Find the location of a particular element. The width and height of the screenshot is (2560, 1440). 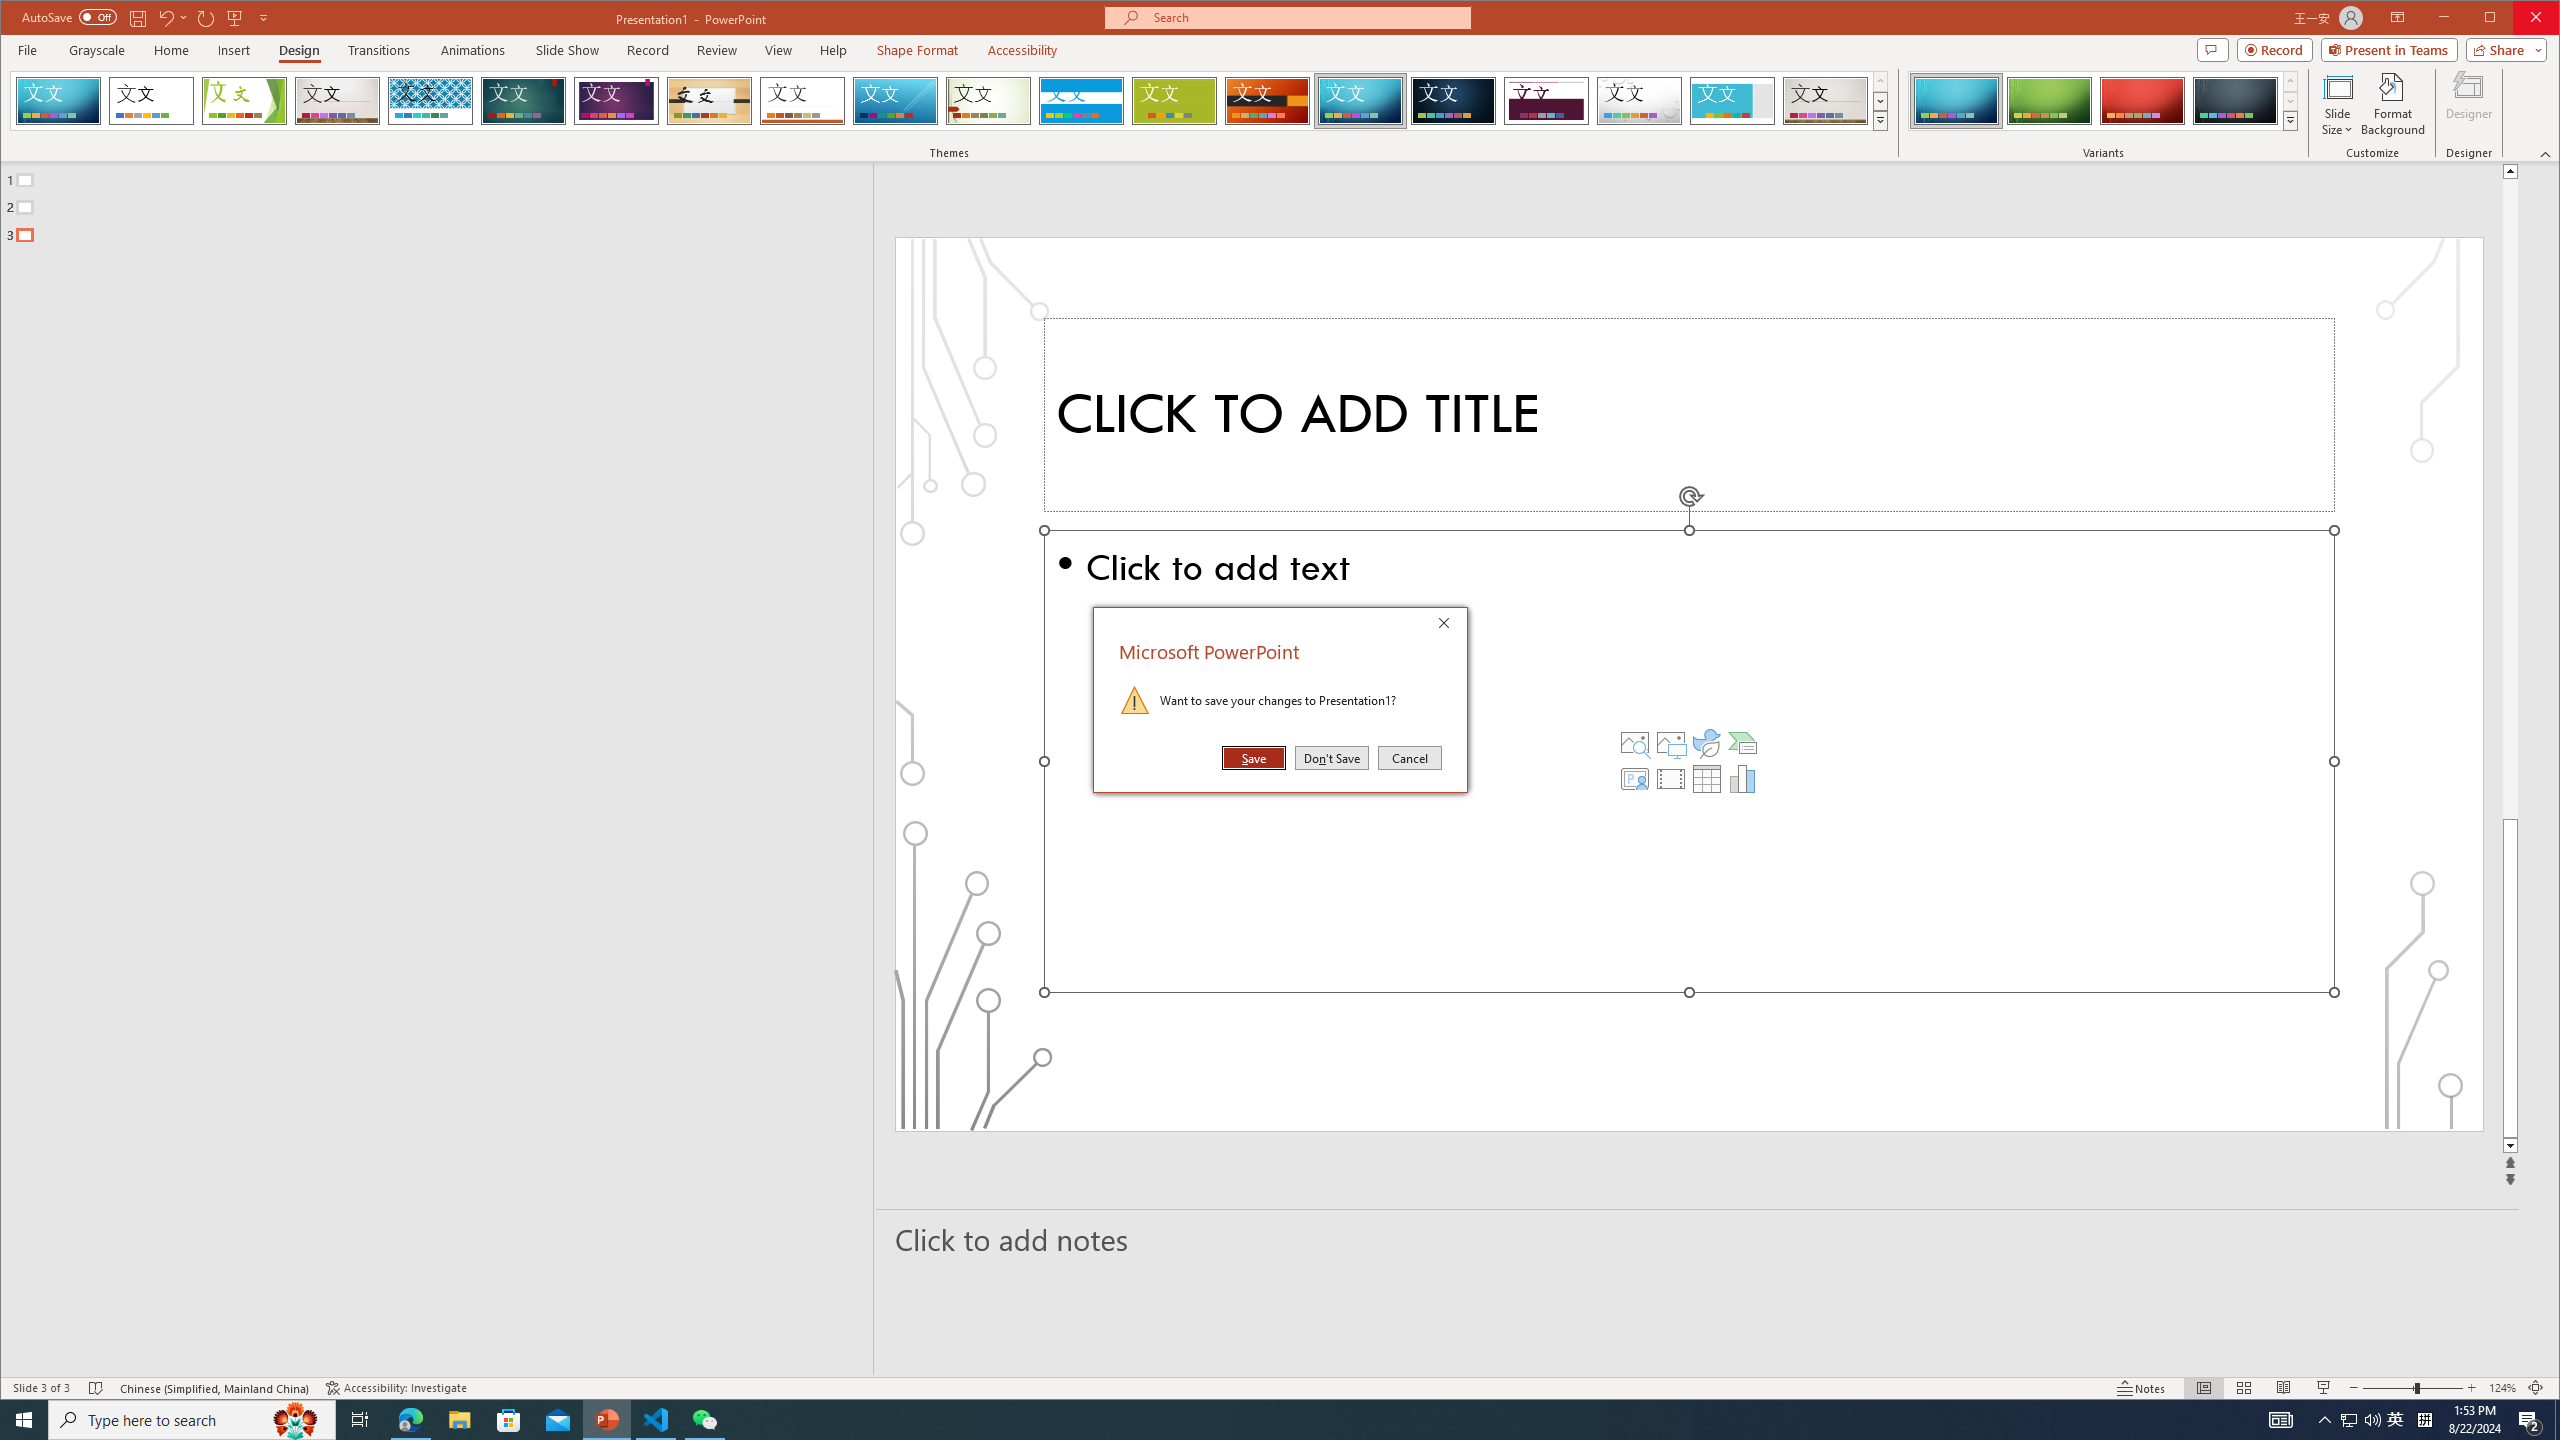

'Insert Video' is located at coordinates (1670, 778).